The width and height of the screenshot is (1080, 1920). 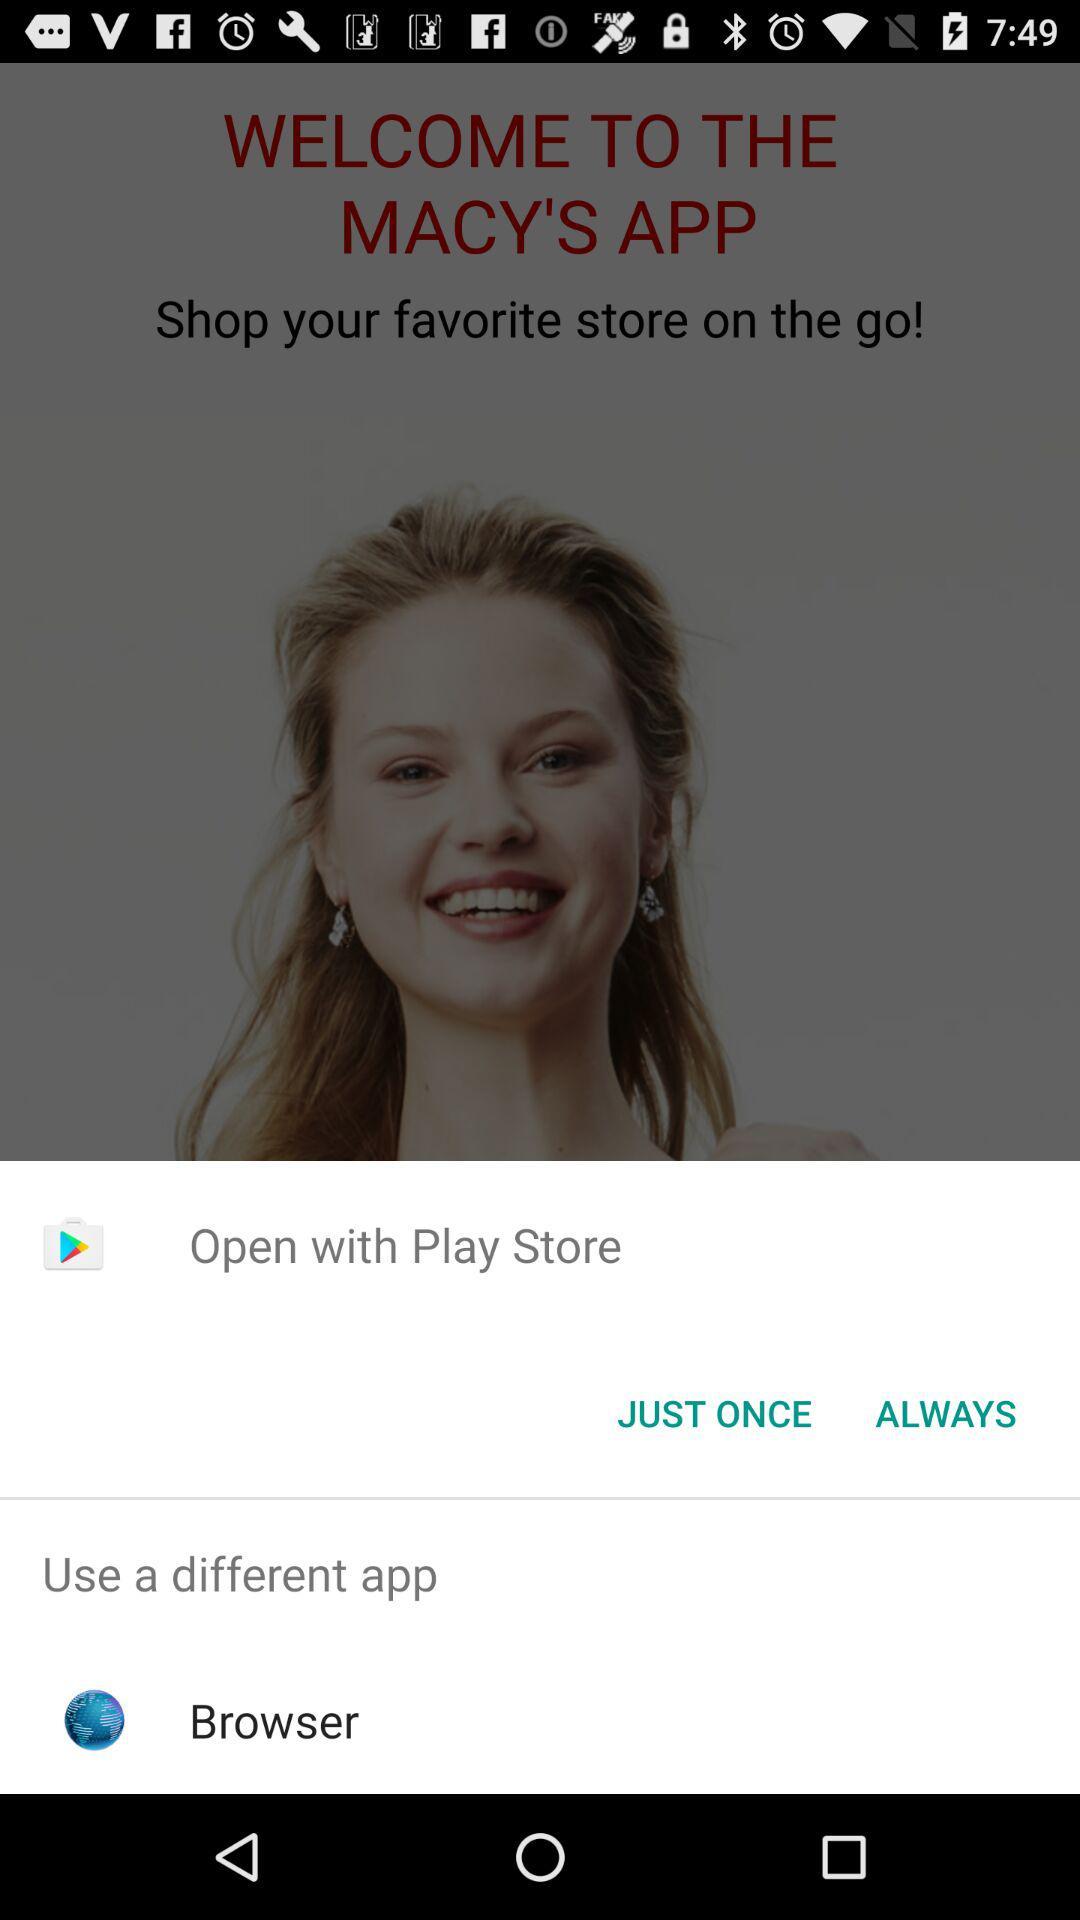 I want to click on just once item, so click(x=713, y=1411).